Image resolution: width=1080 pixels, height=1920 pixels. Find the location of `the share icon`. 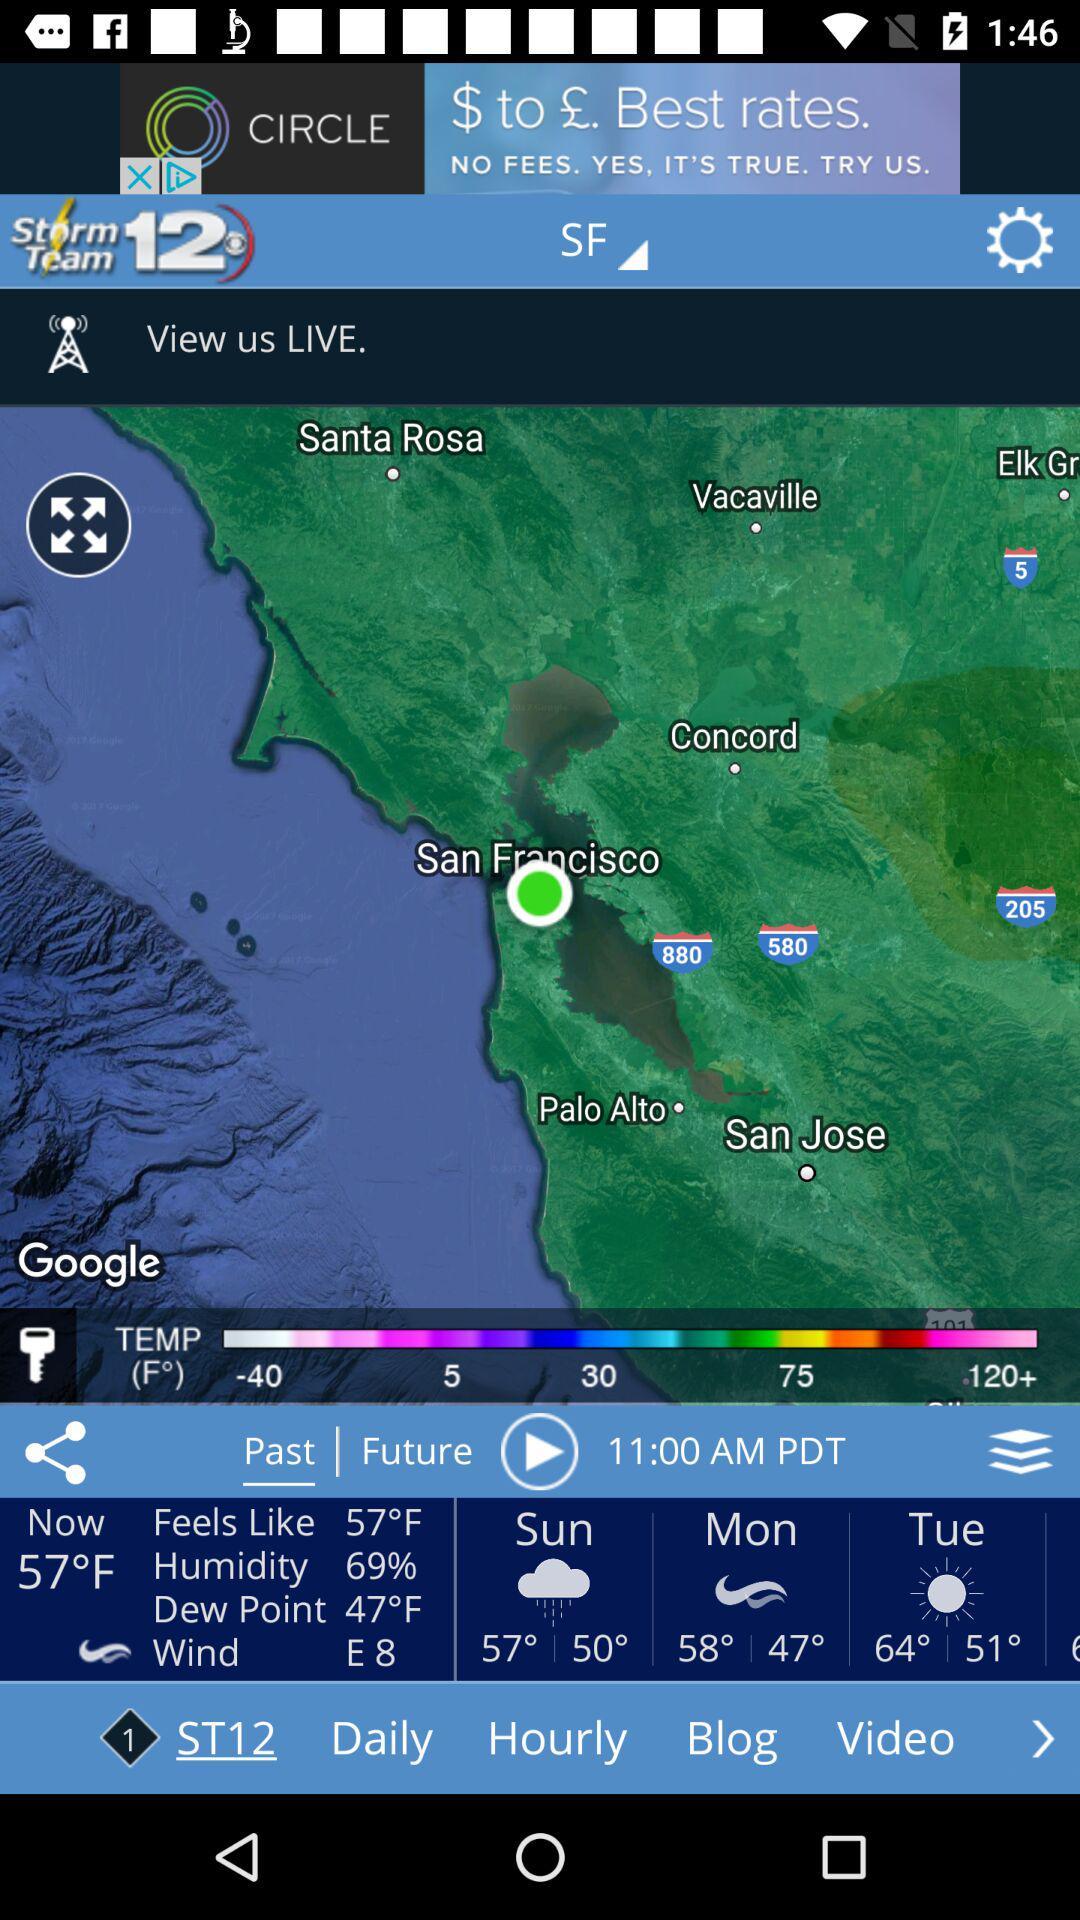

the share icon is located at coordinates (58, 1451).